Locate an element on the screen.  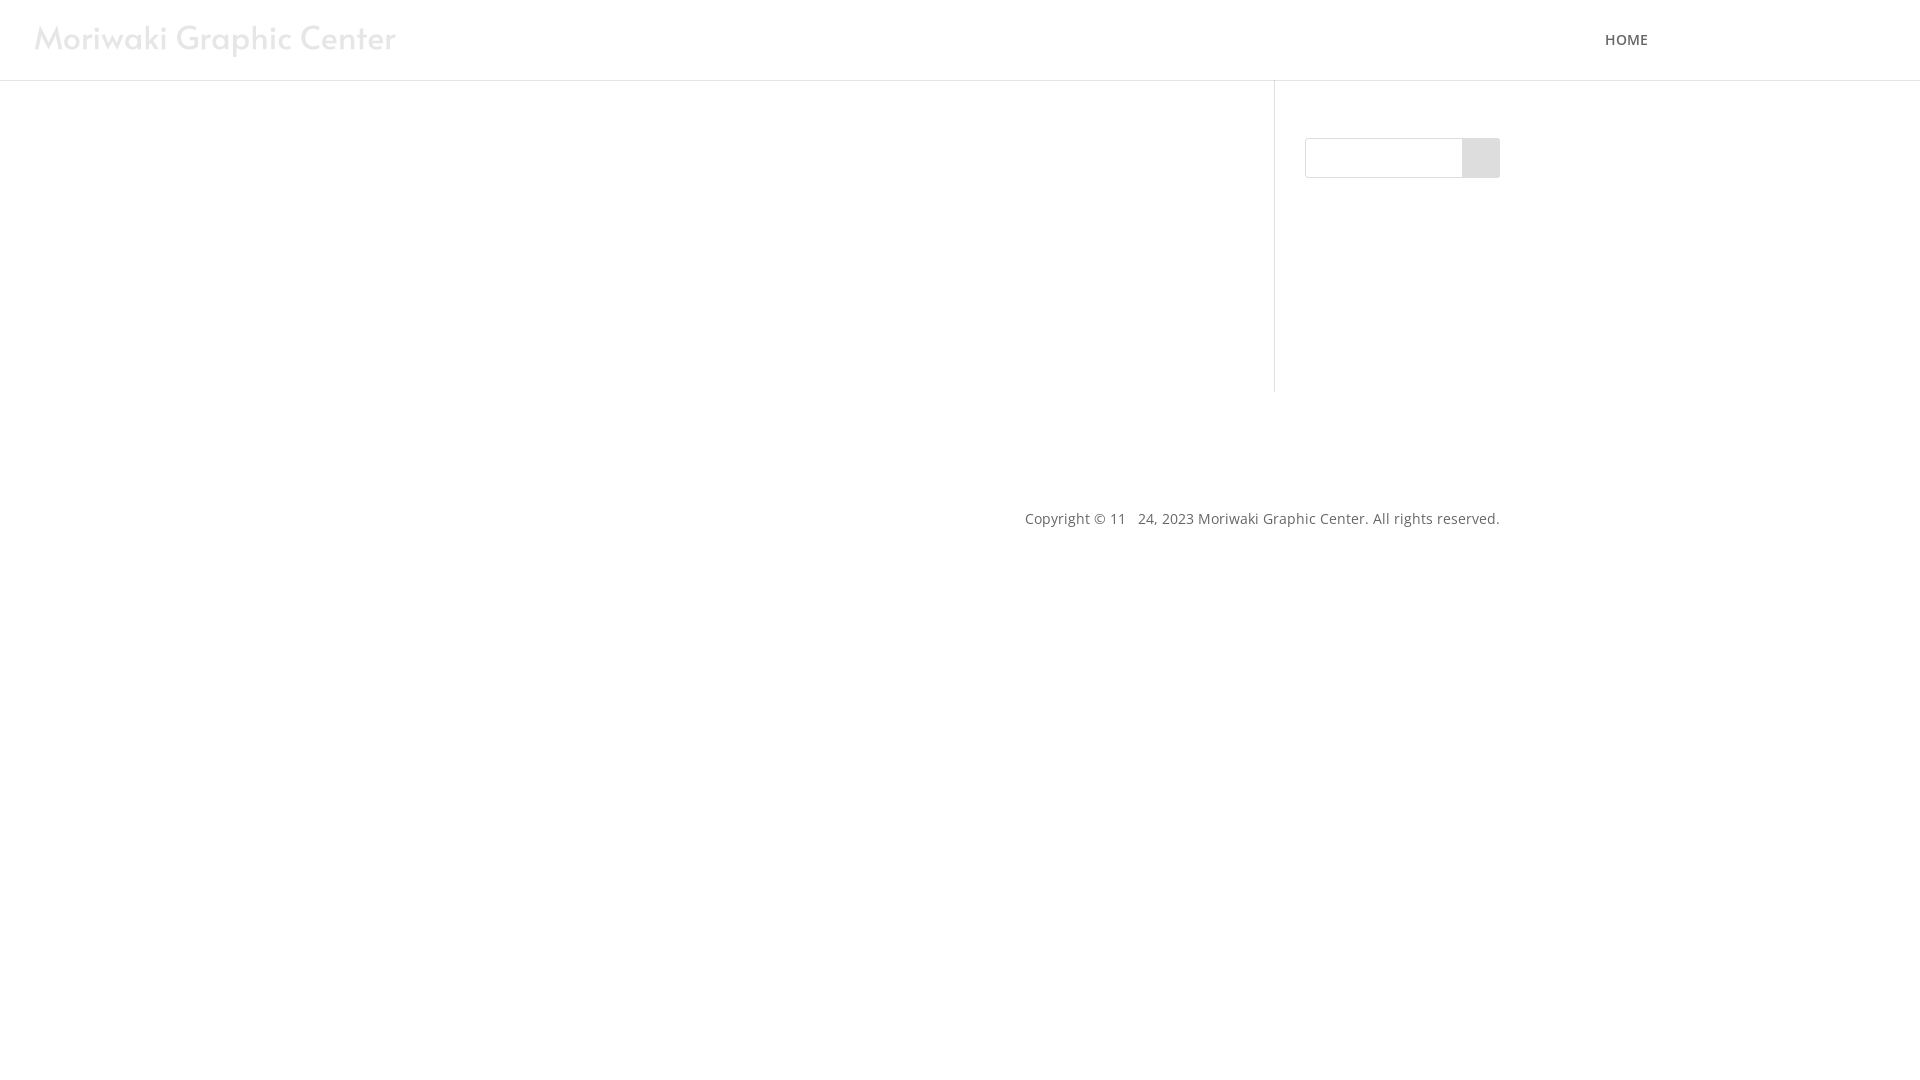
'HOME' is located at coordinates (1604, 55).